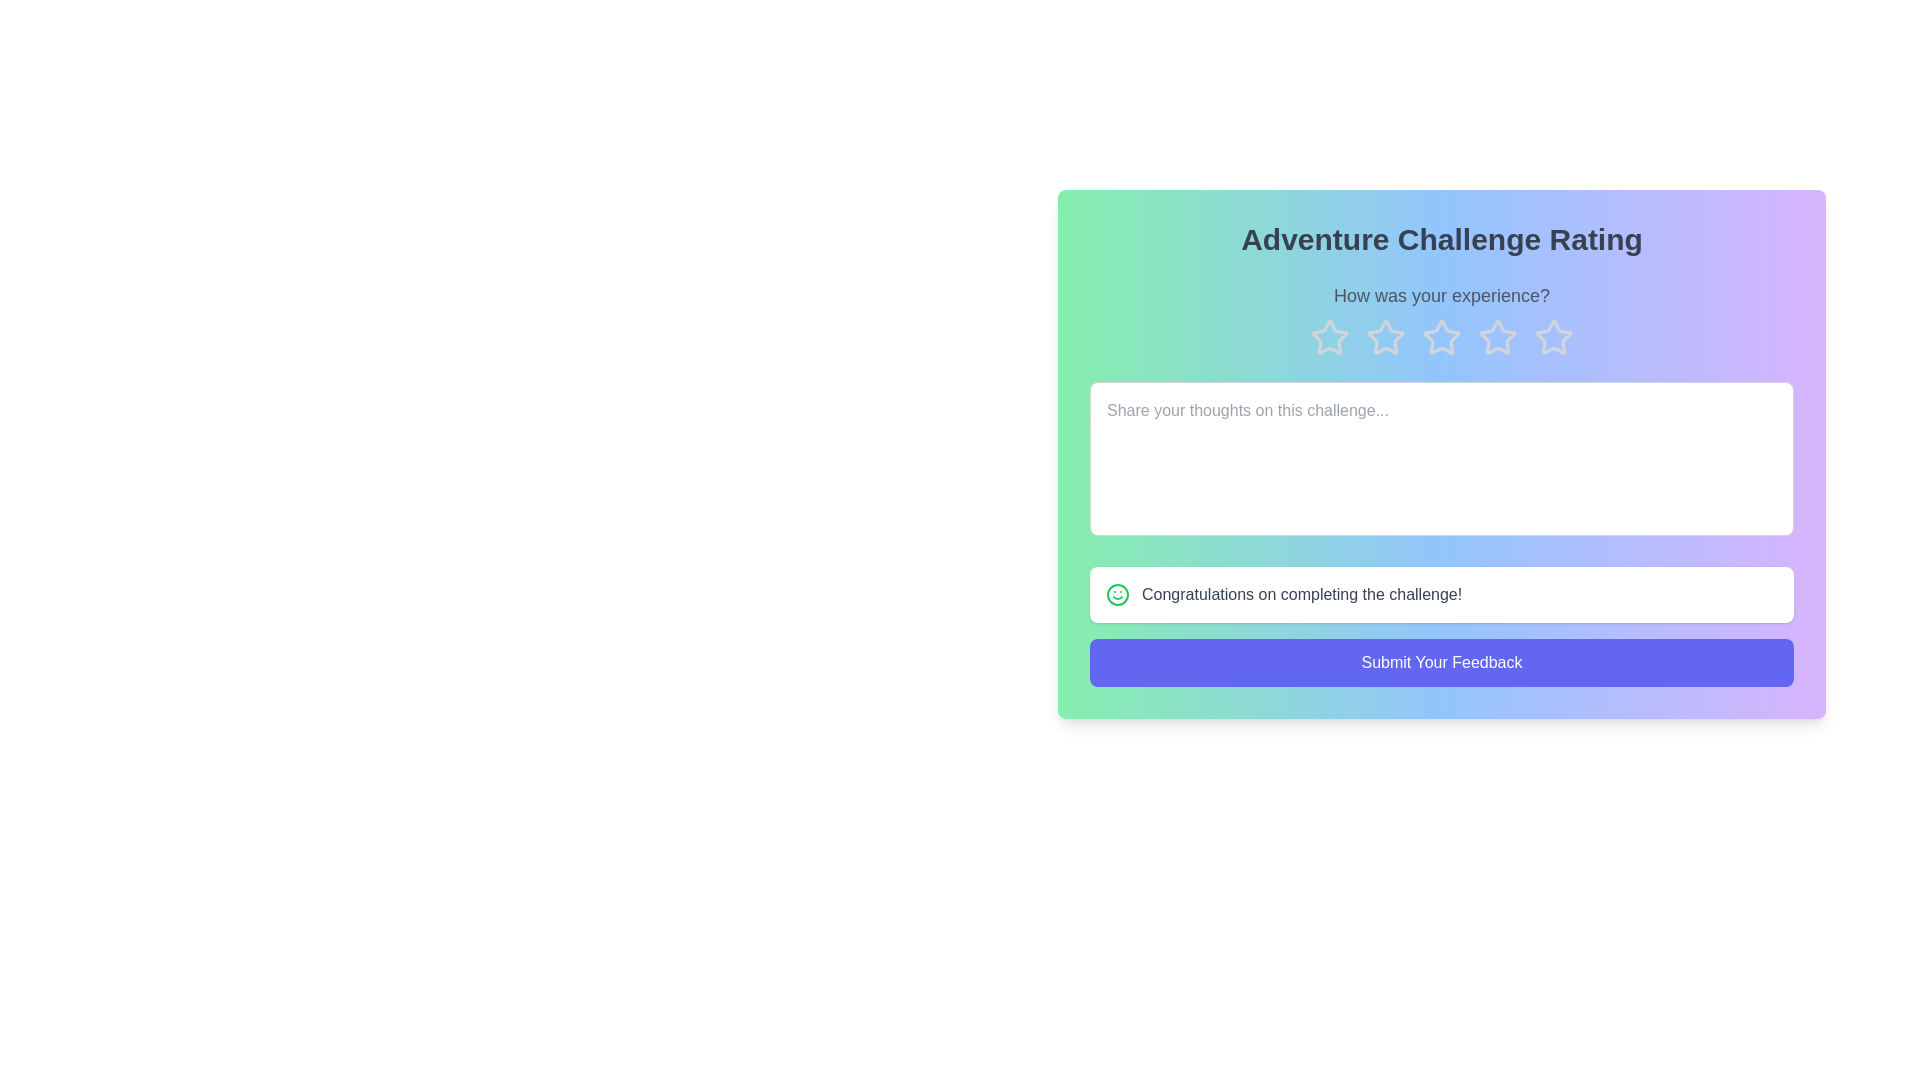 The image size is (1920, 1080). I want to click on the centrally positioned Text label that prompts the user for feedback, located directly below the title 'Adventure Challenge Rating', so click(1441, 296).